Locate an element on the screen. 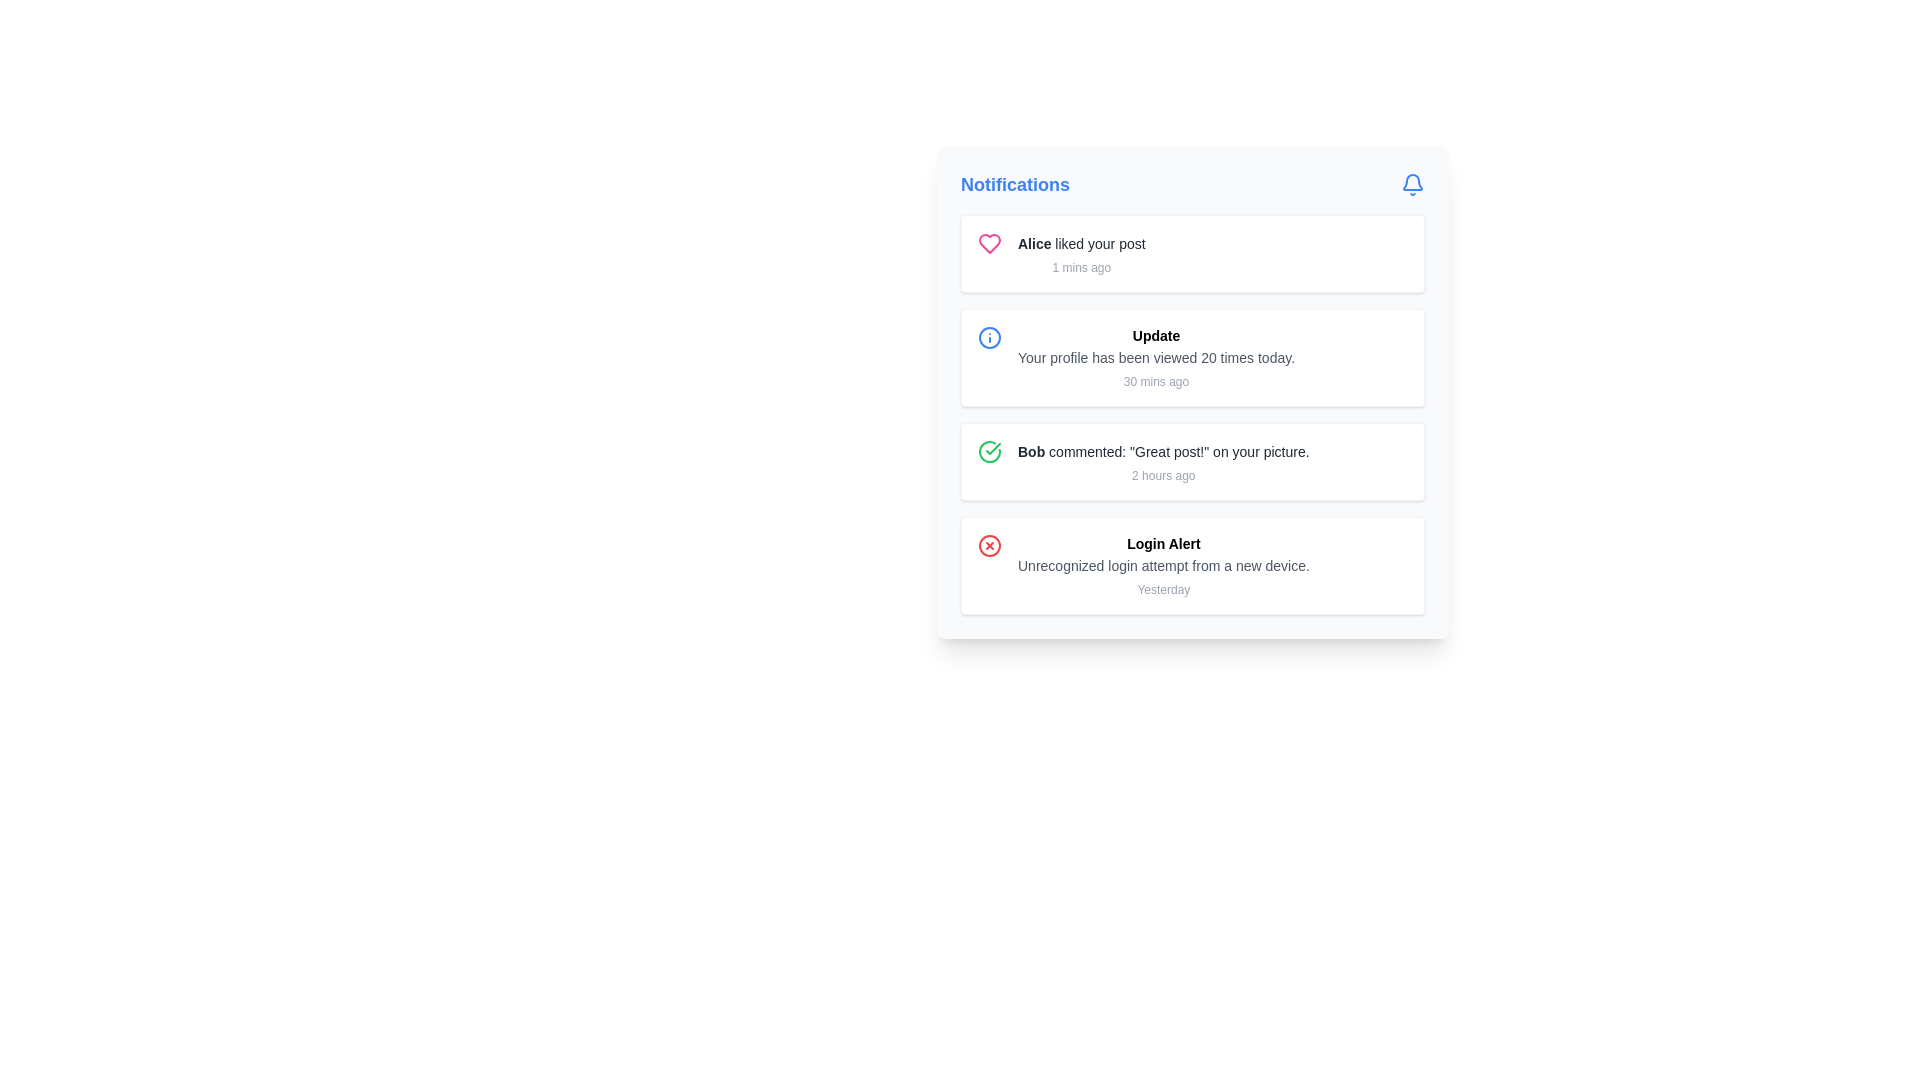 The height and width of the screenshot is (1080, 1920). the SVG Circle that serves as an informational badge within the second notification card, located to the left of the text 'Update' and 'Your profile has been viewed 20 times today.' is located at coordinates (989, 337).